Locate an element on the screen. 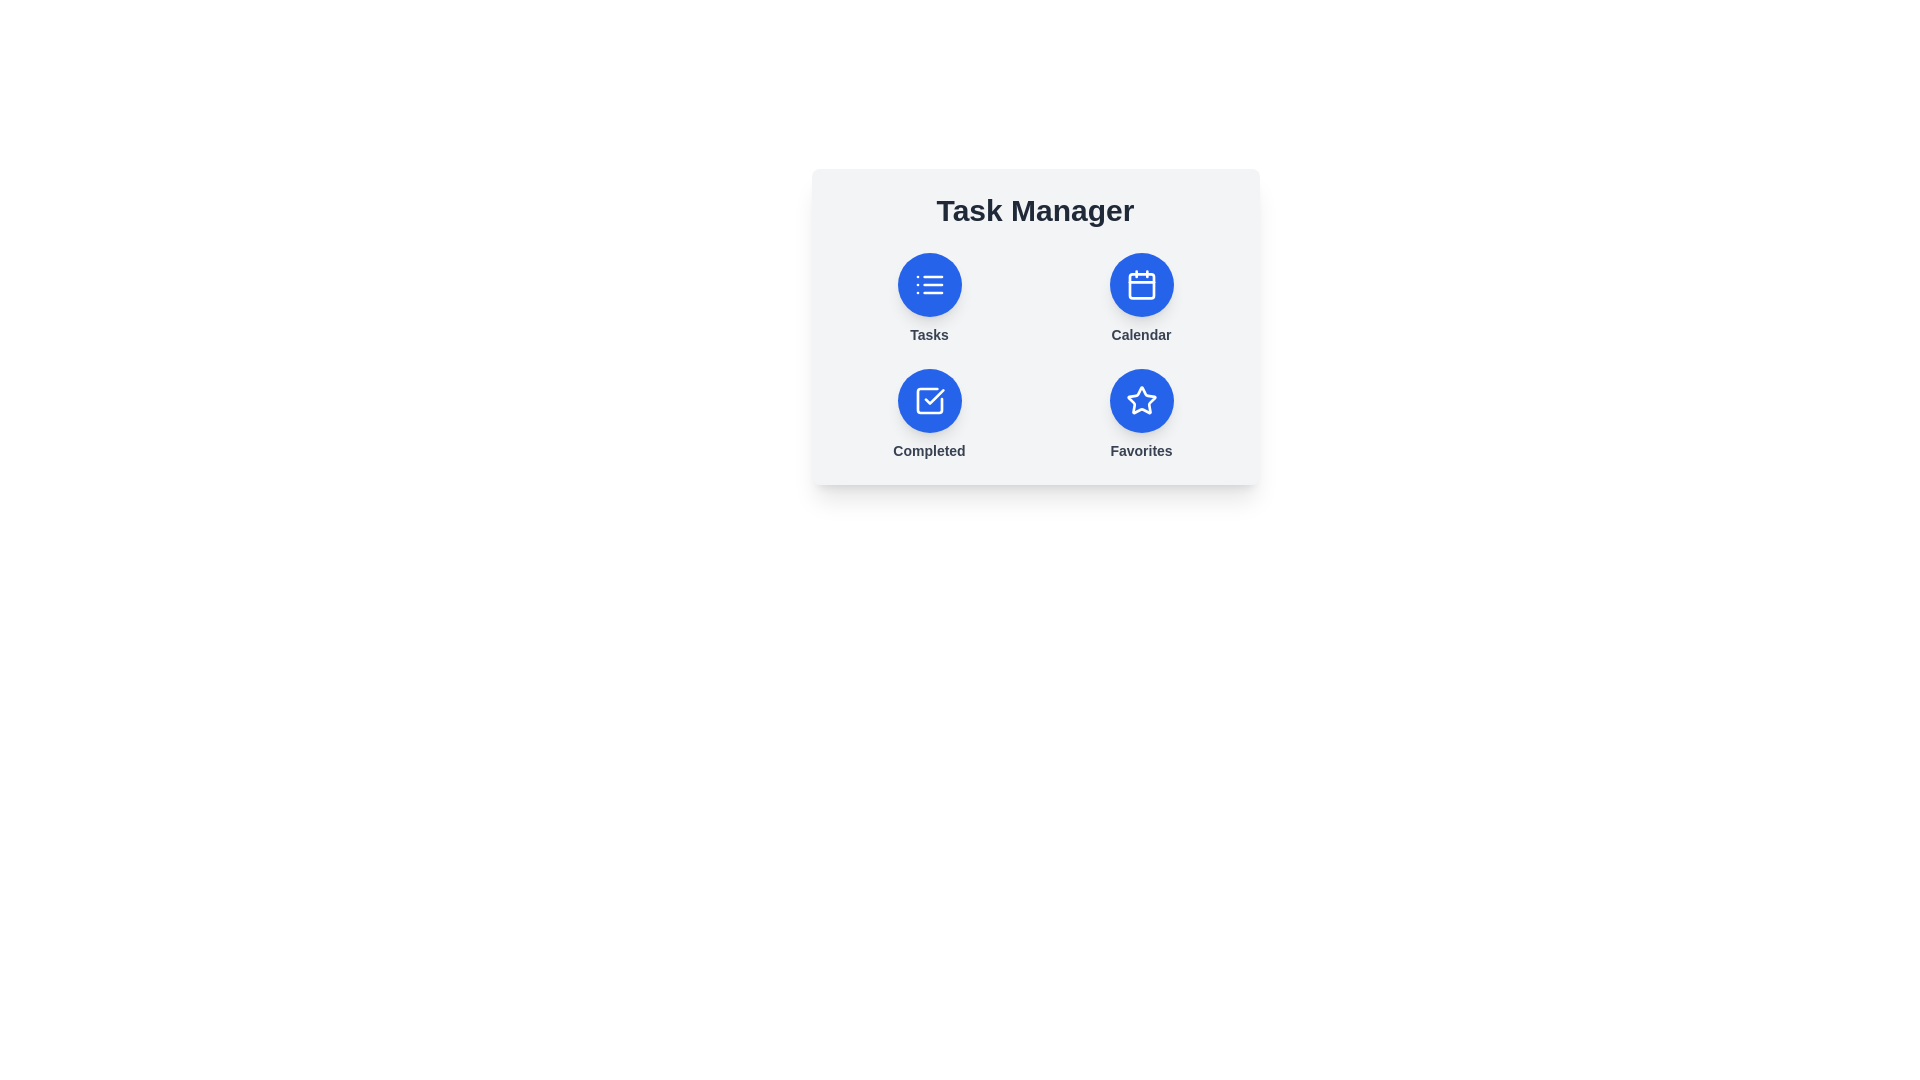 Image resolution: width=1920 pixels, height=1080 pixels. the 'Completed' category icon located in the lower-left quadrant of the grid layout, which signifies completed tasks is located at coordinates (928, 401).